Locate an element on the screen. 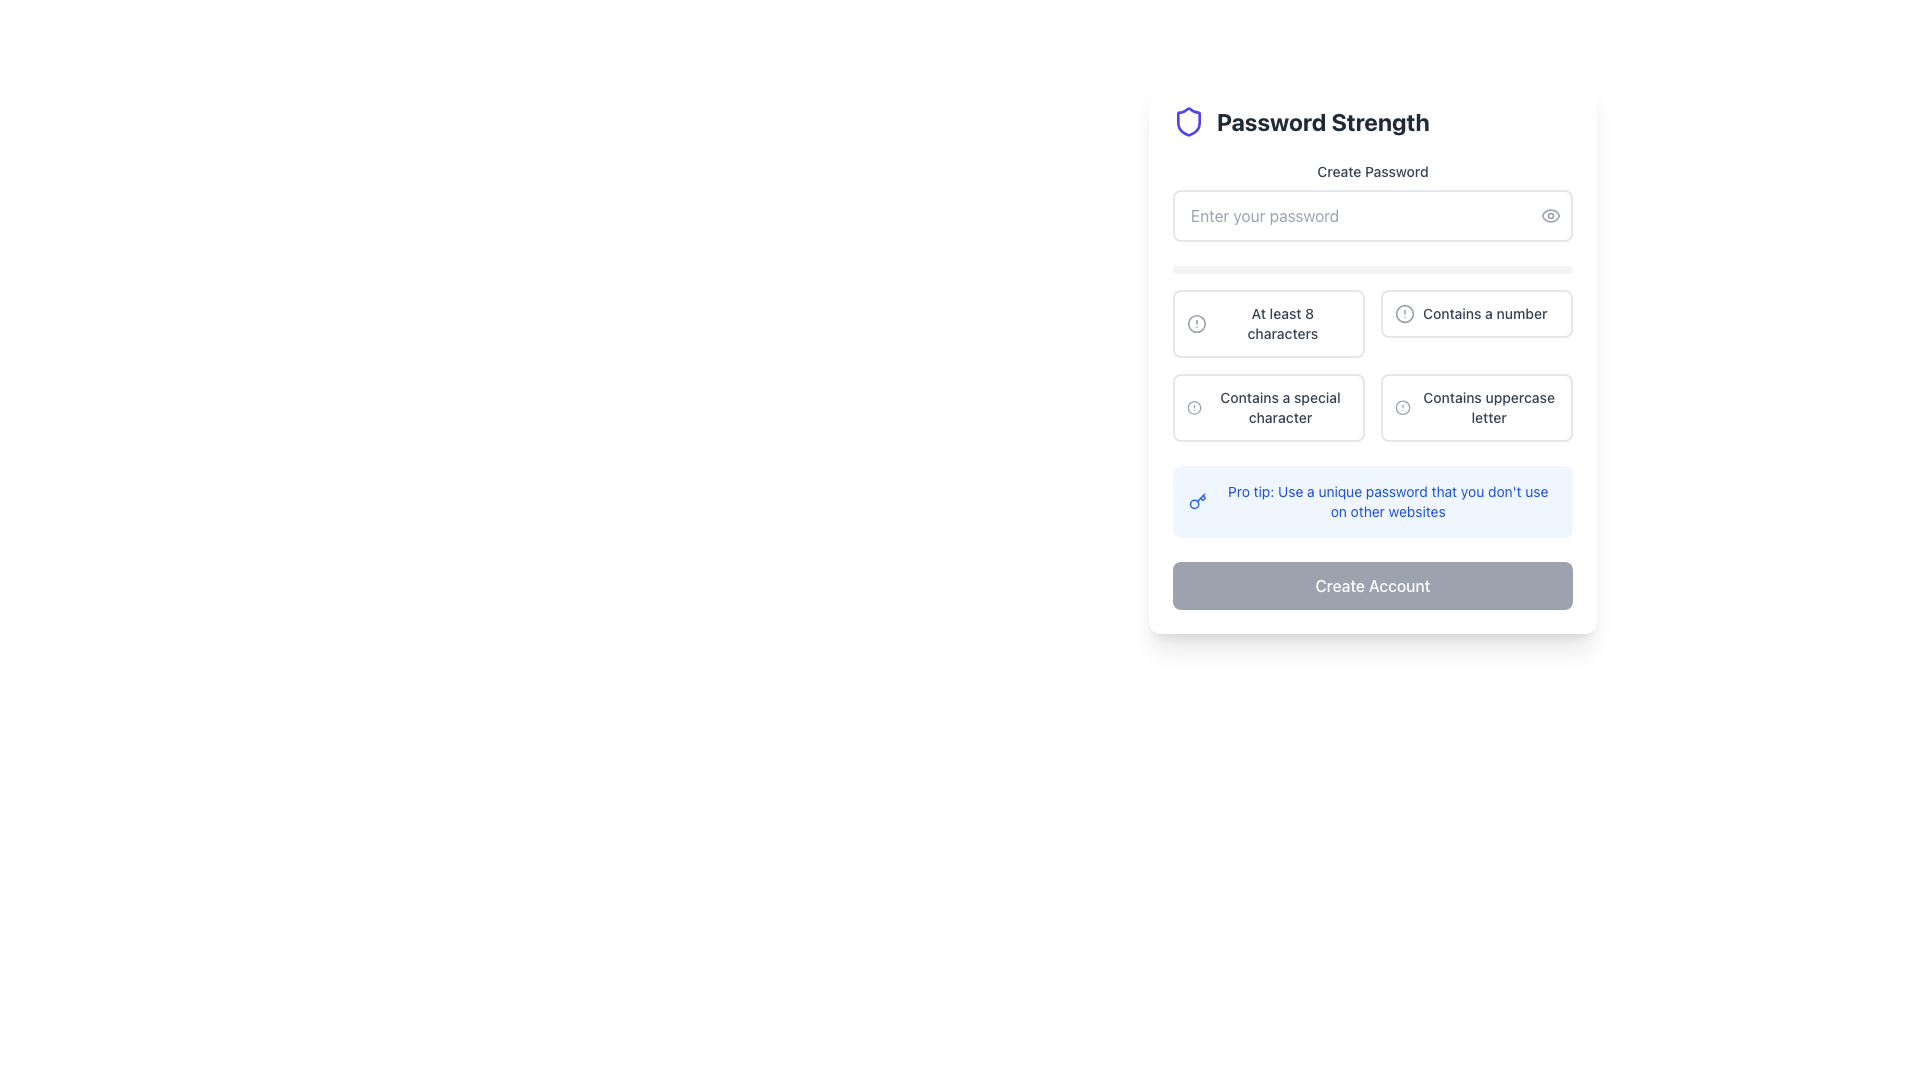 The width and height of the screenshot is (1920, 1080). the icon representing 'Password Strength' located at the top-left corner of the form section, which symbolizes security or safety is located at coordinates (1189, 122).